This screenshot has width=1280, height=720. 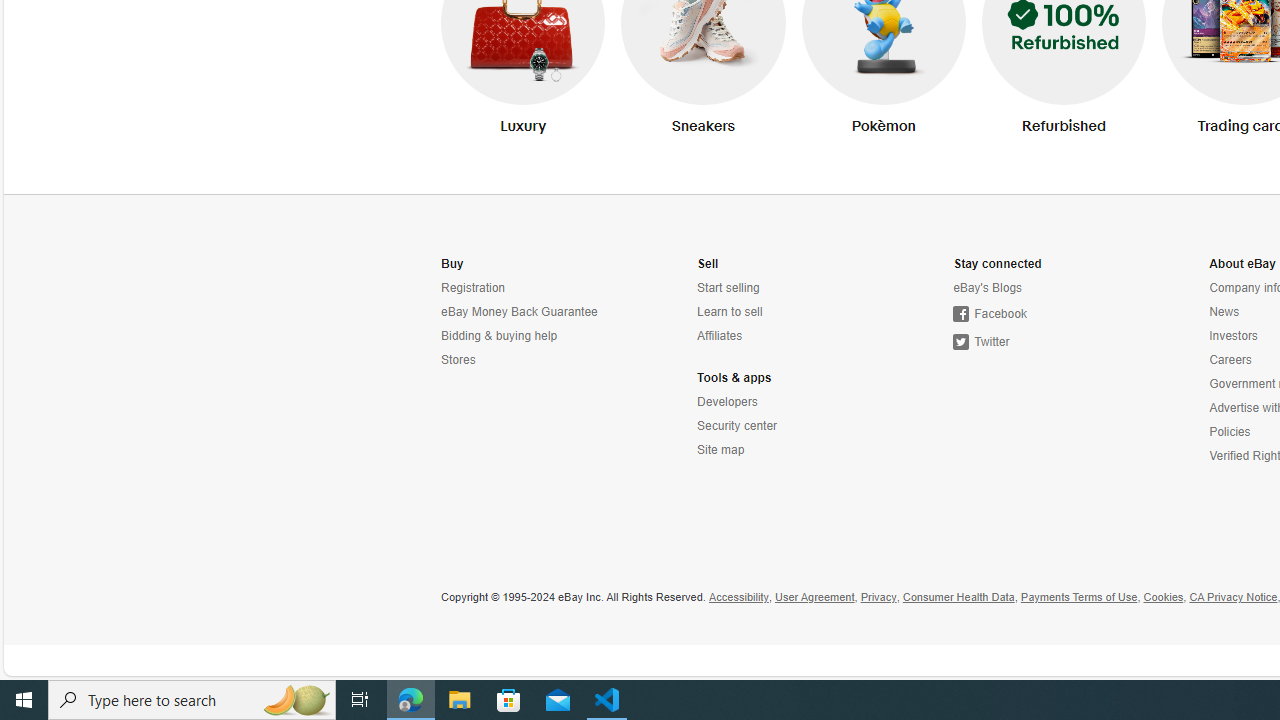 I want to click on 'eBay', so click(x=1041, y=288).